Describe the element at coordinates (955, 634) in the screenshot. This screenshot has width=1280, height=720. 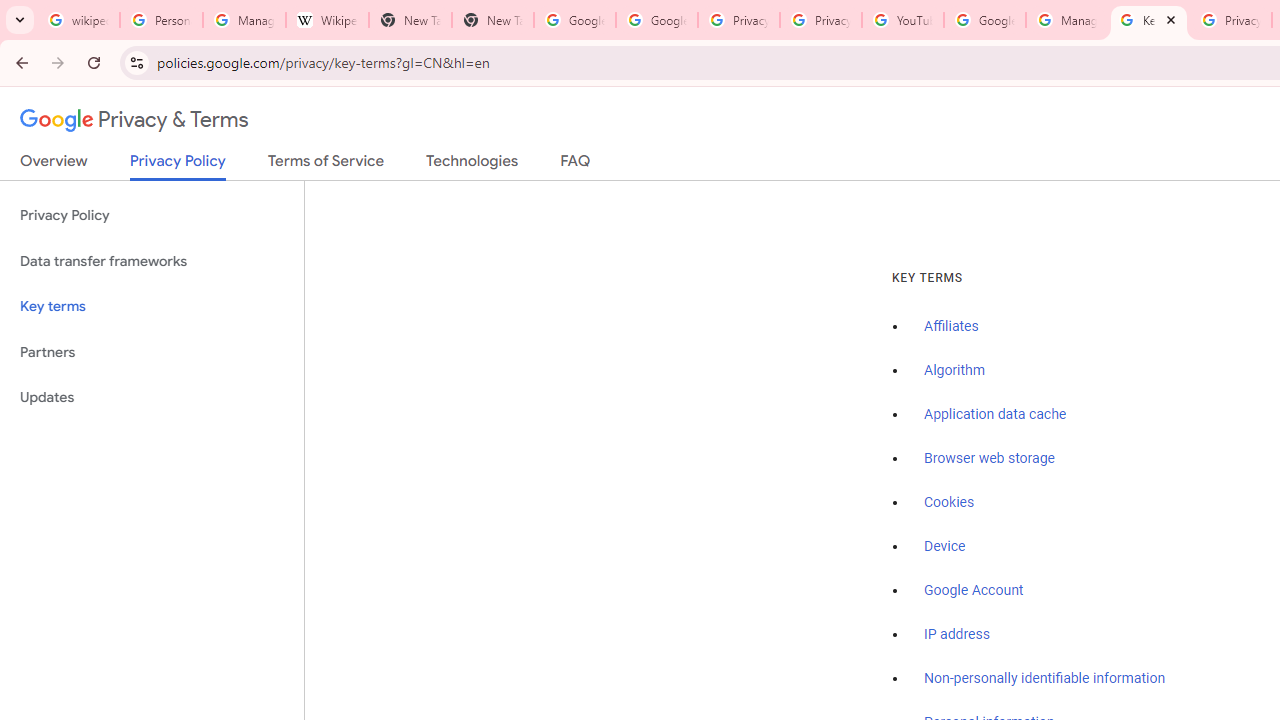
I see `'IP address'` at that location.